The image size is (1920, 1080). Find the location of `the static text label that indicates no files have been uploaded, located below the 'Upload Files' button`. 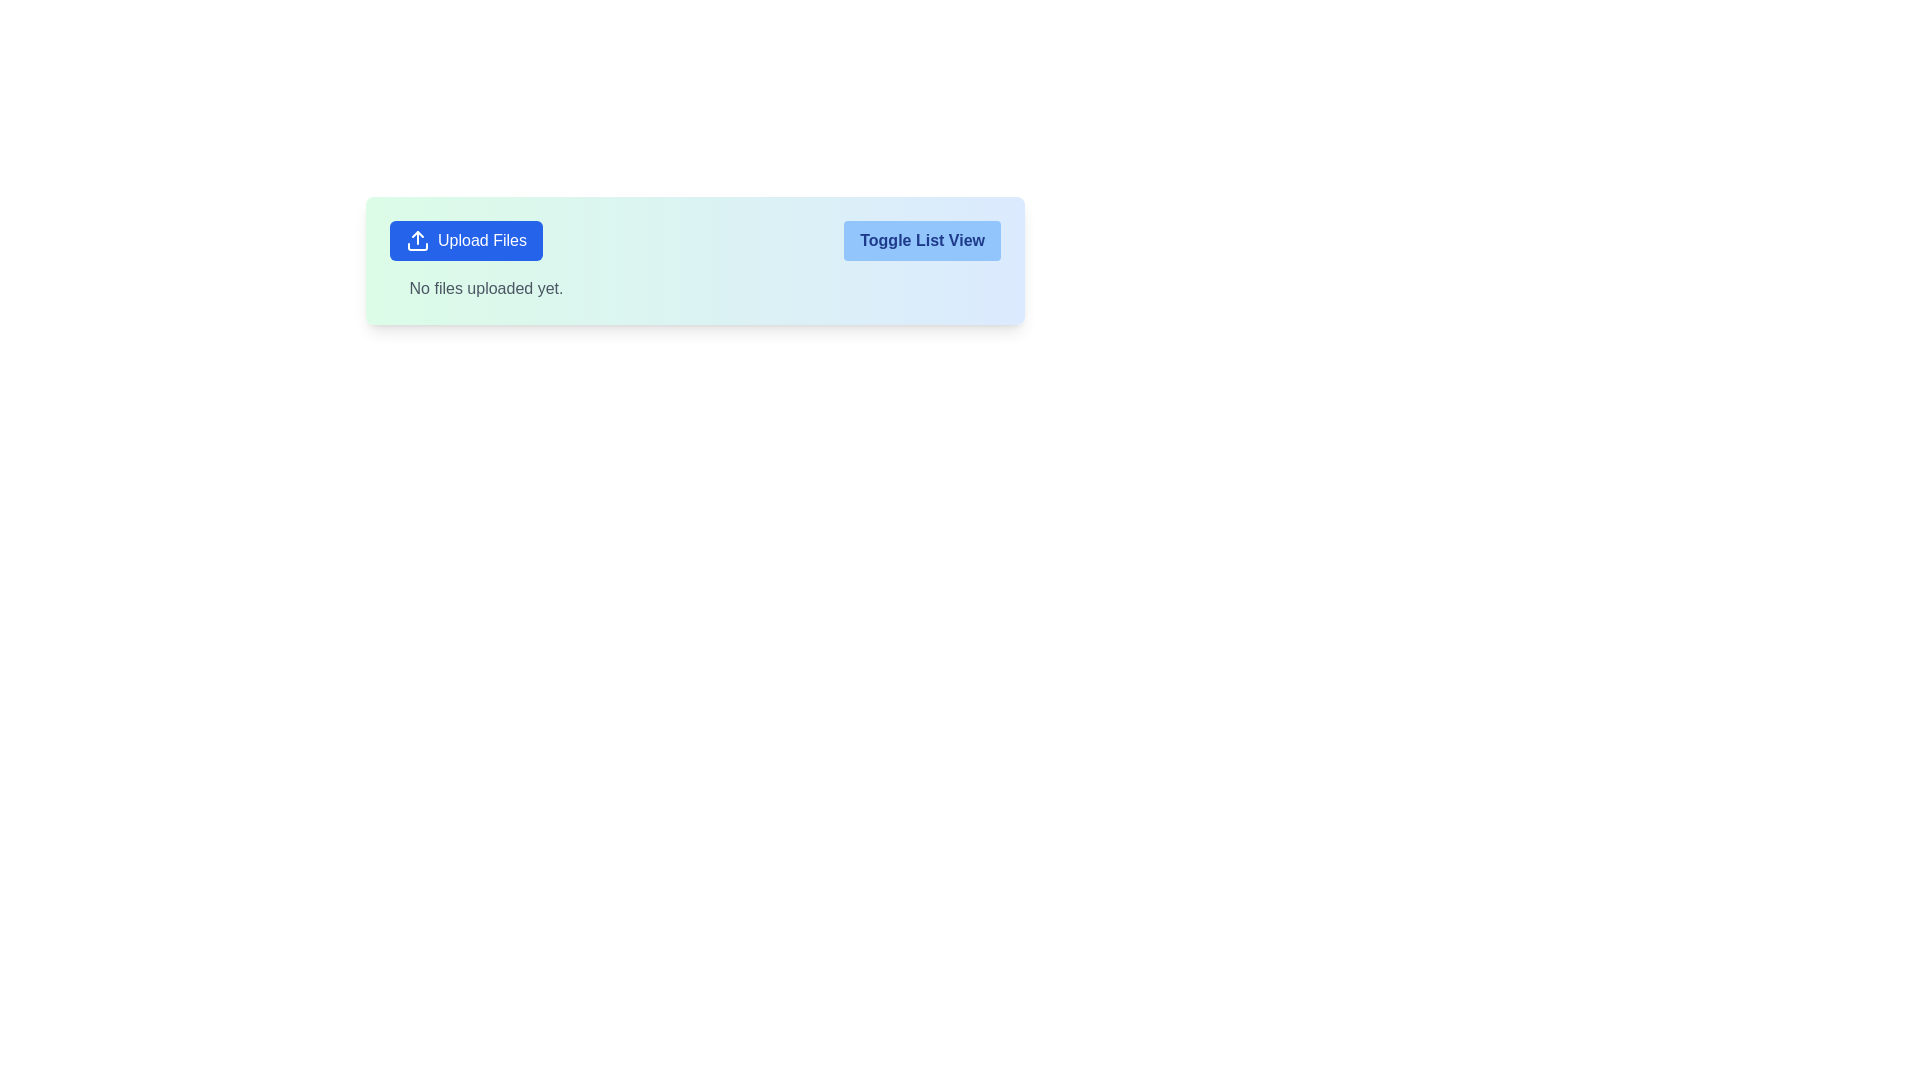

the static text label that indicates no files have been uploaded, located below the 'Upload Files' button is located at coordinates (486, 289).